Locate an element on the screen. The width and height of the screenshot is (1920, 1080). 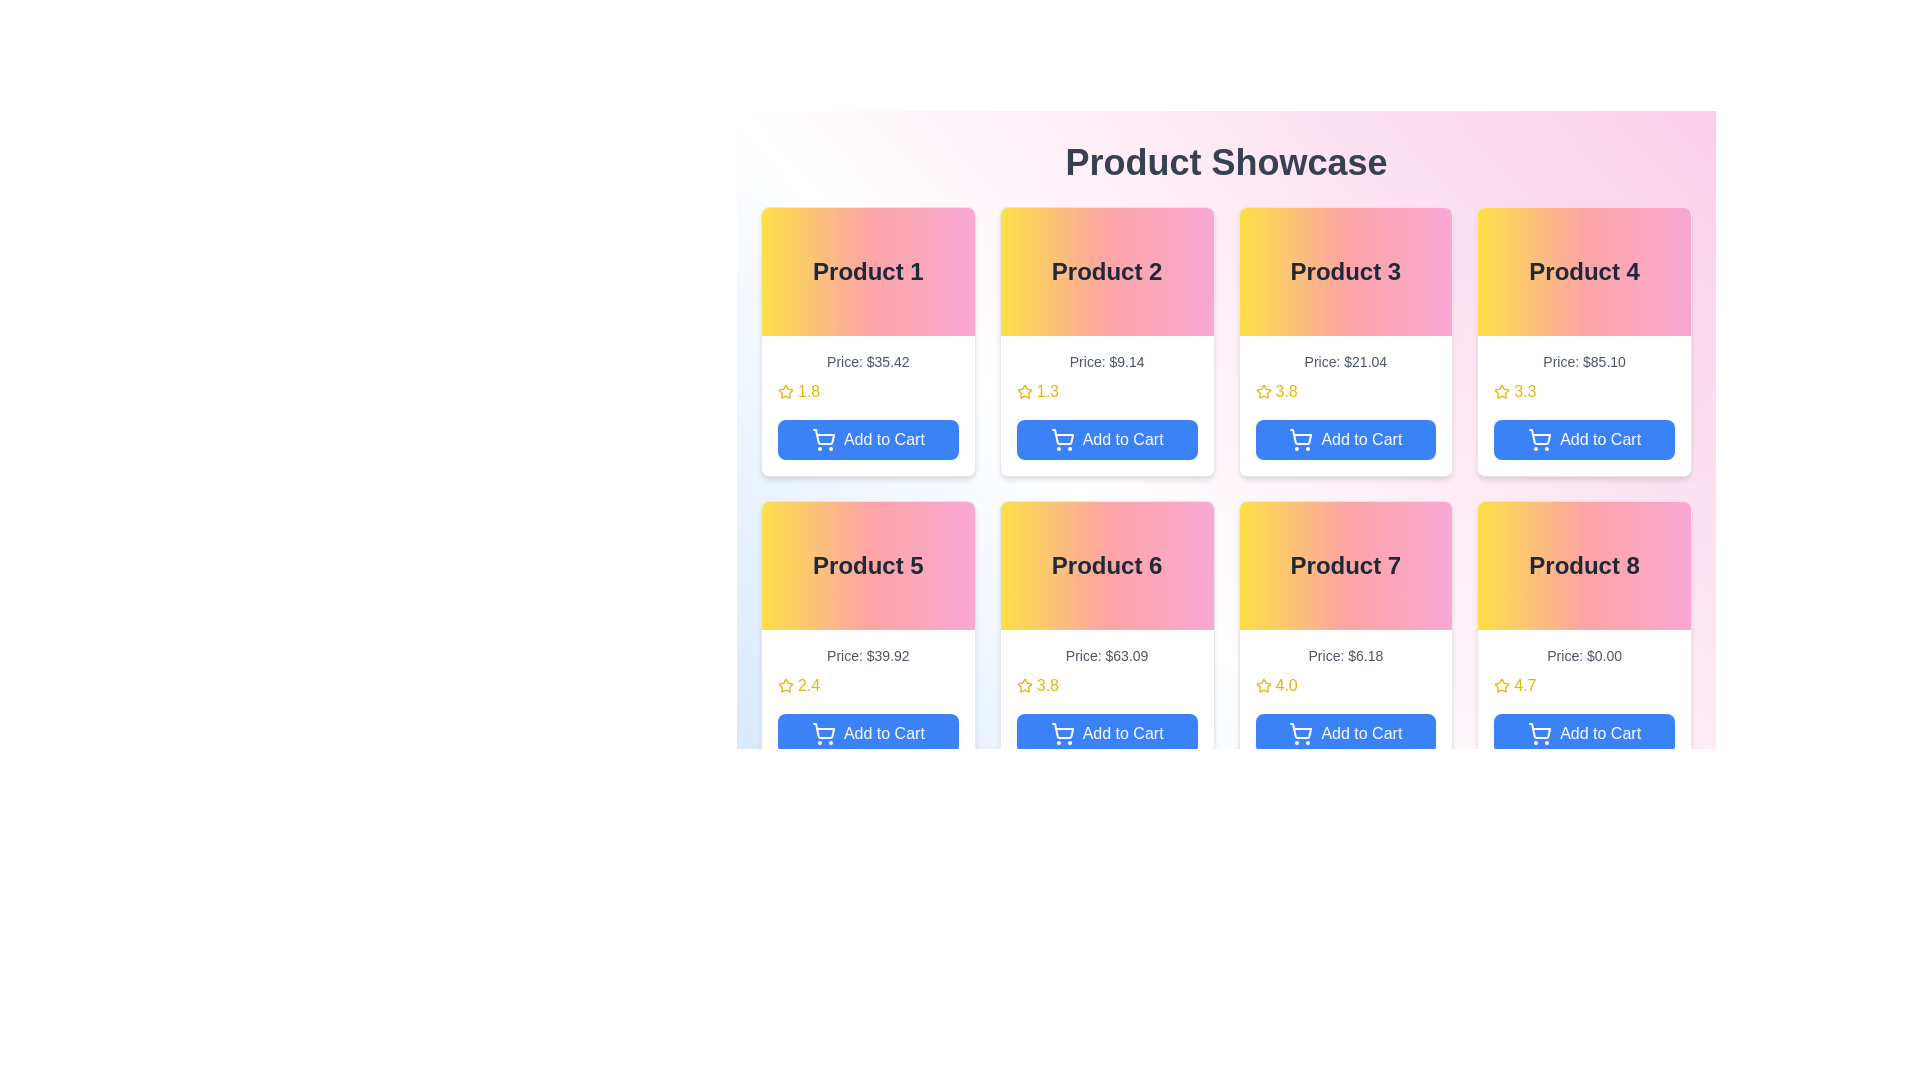
the third 'Add to Cart' button in the top row of the grid layout is located at coordinates (1345, 438).